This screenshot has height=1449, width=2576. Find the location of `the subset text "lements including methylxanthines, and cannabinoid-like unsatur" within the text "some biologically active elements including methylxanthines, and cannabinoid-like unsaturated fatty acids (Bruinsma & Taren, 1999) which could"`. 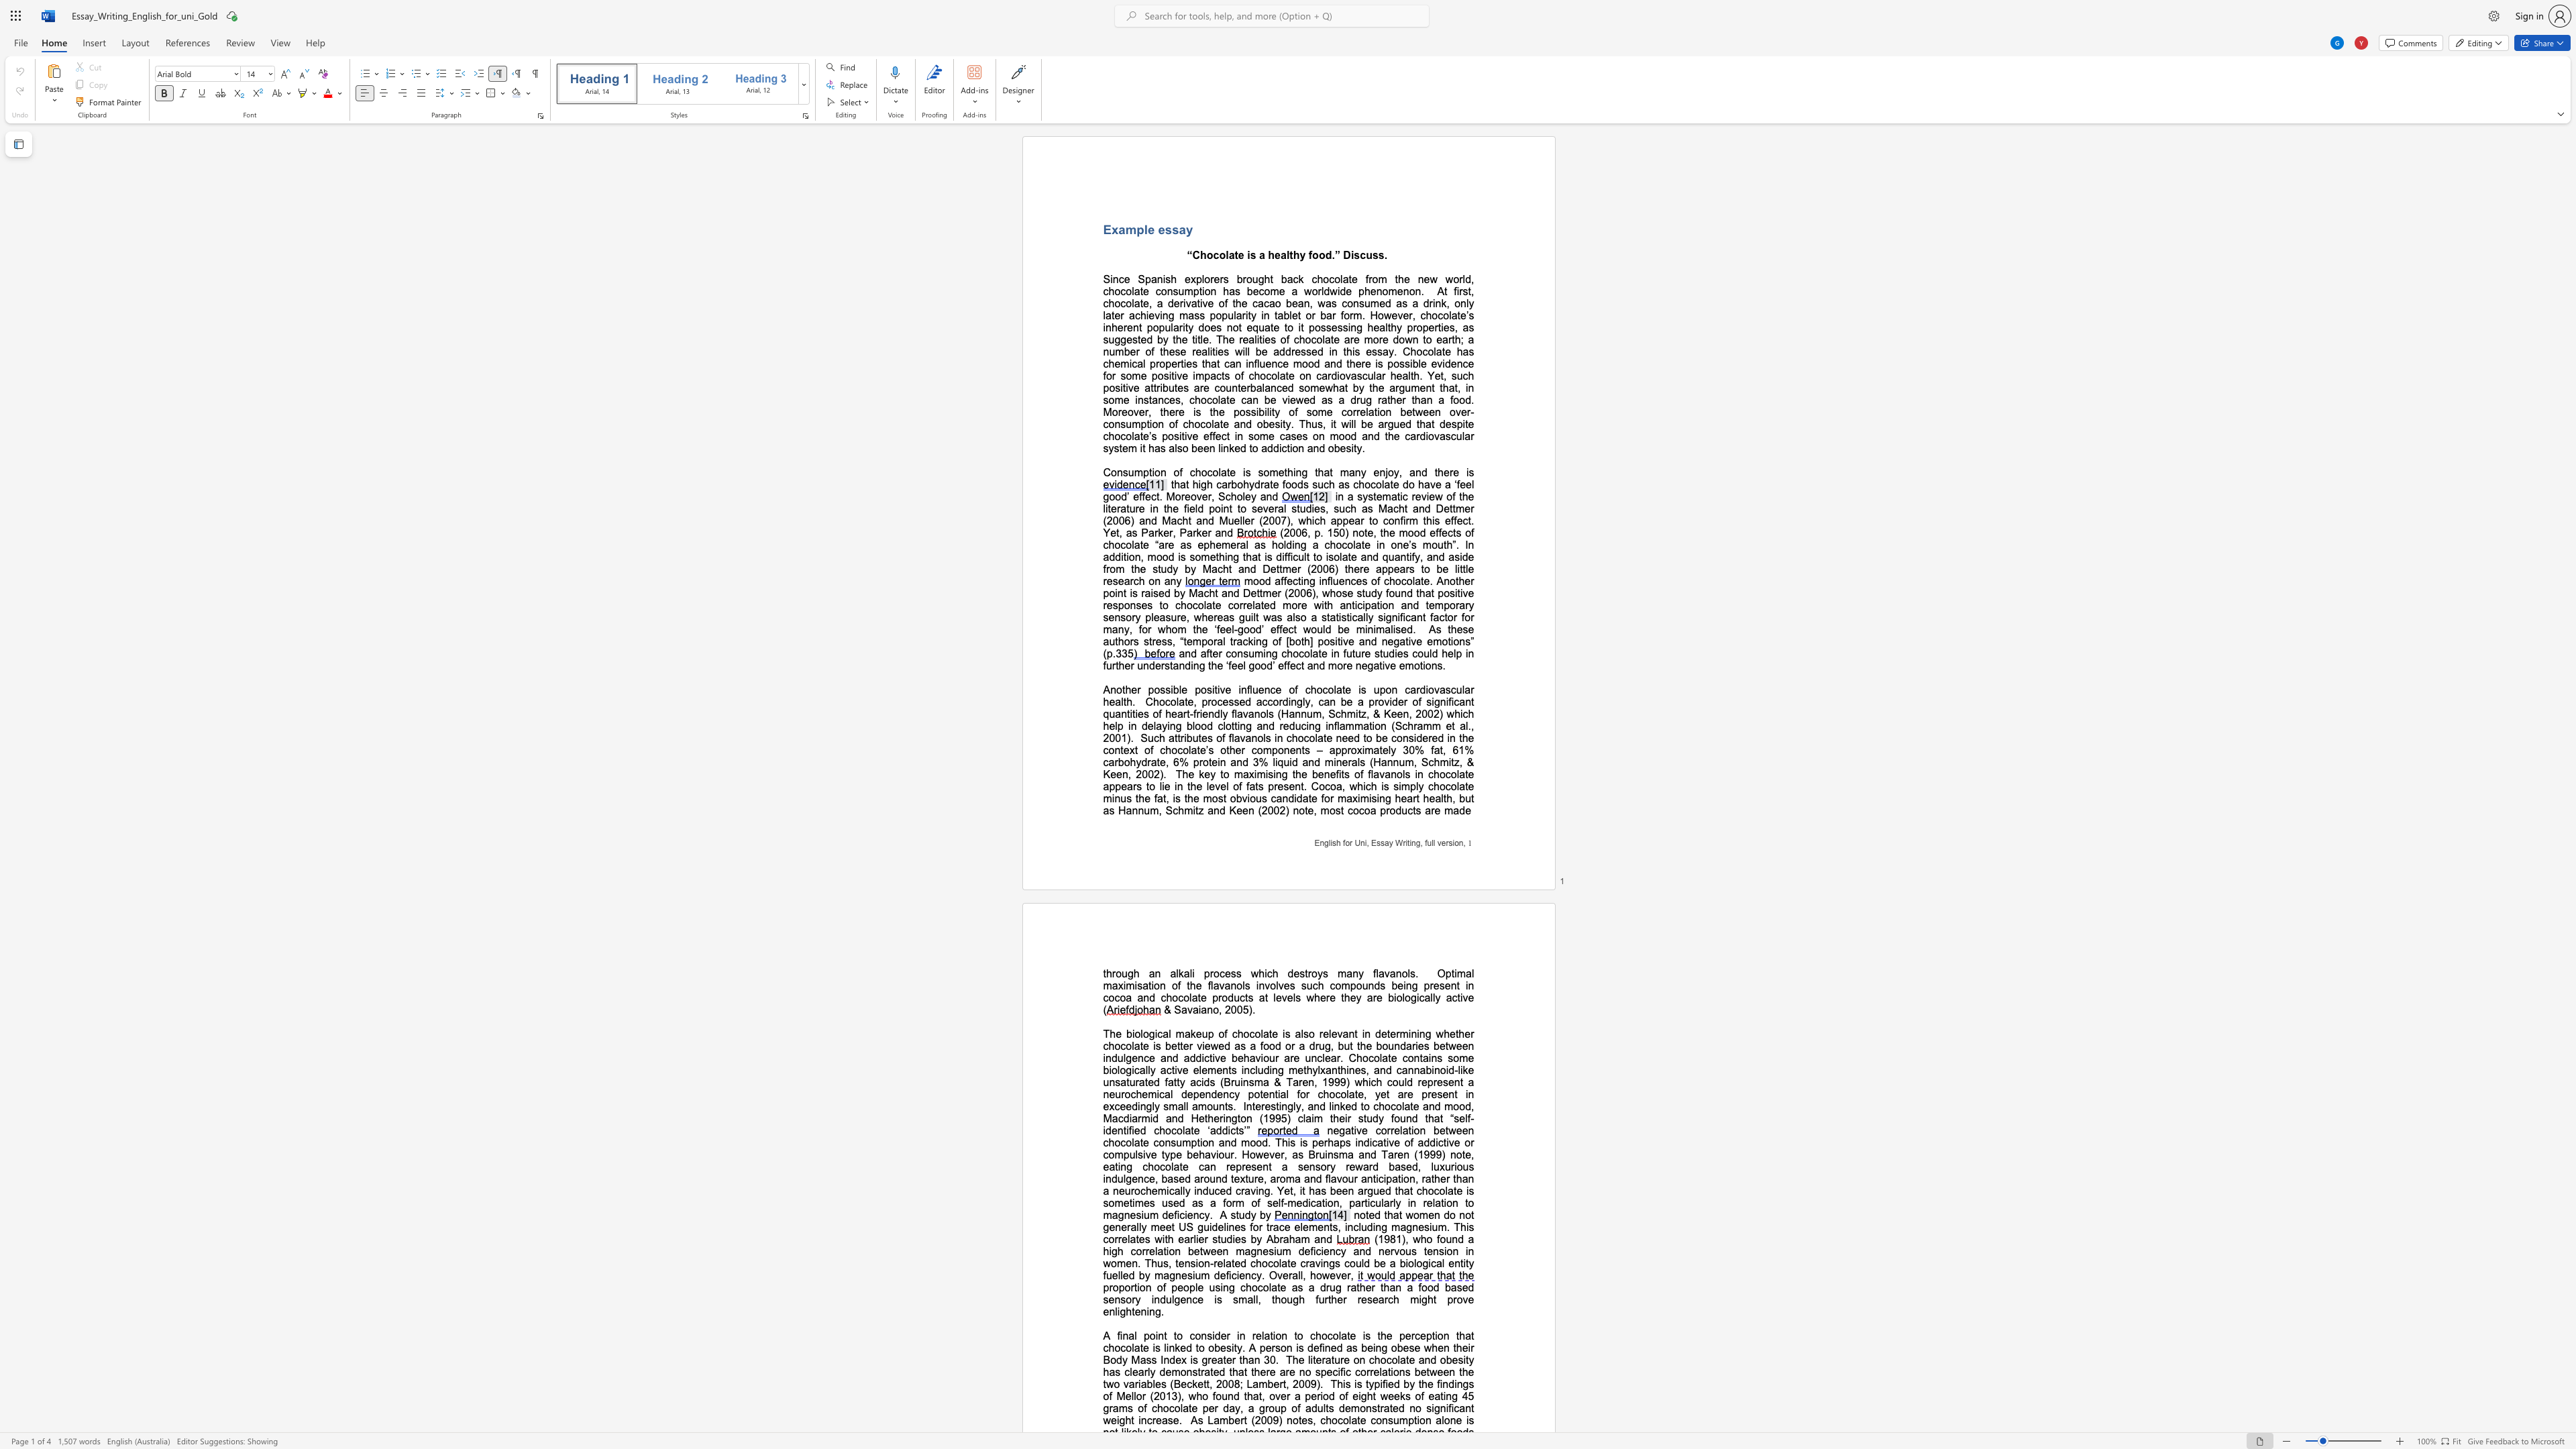

the subset text "lements including methylxanthines, and cannabinoid-like unsatur" within the text "some biologically active elements including methylxanthines, and cannabinoid-like unsaturated fatty acids (Bruinsma & Taren, 1999) which could" is located at coordinates (1199, 1069).